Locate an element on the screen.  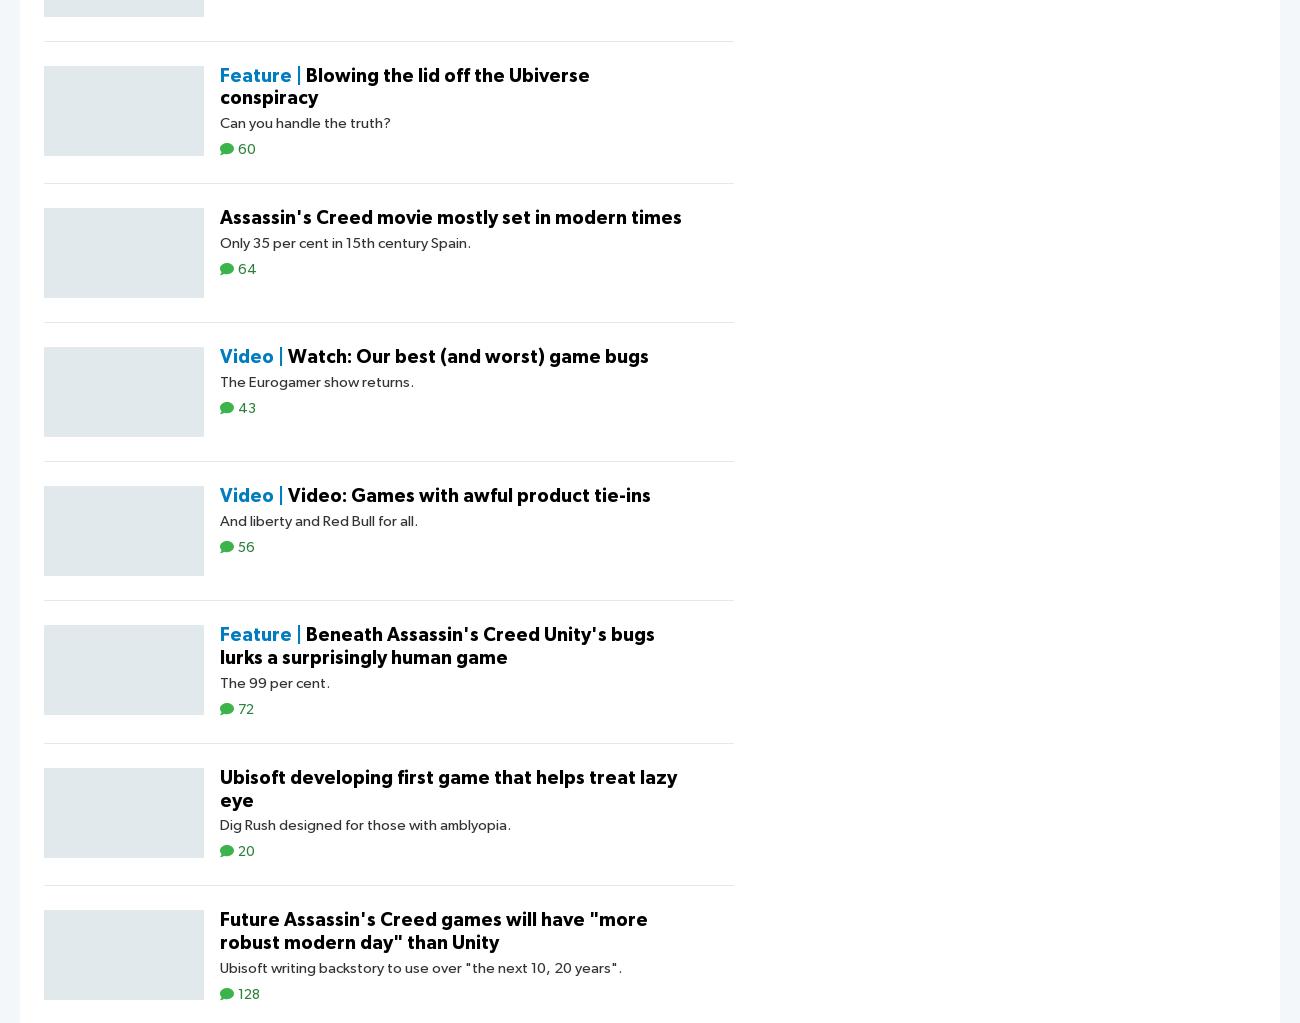
'The Eurogamer show returns.' is located at coordinates (316, 380).